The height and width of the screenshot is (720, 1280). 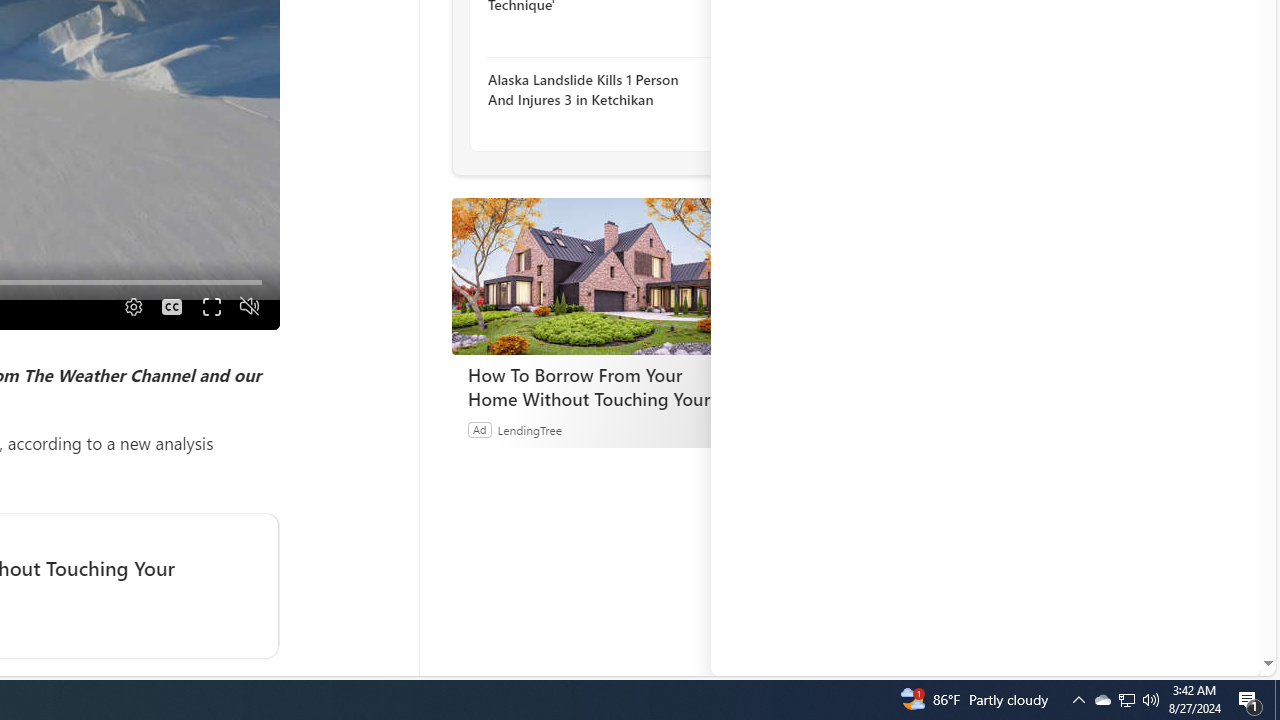 I want to click on 'Captions', so click(x=171, y=306).